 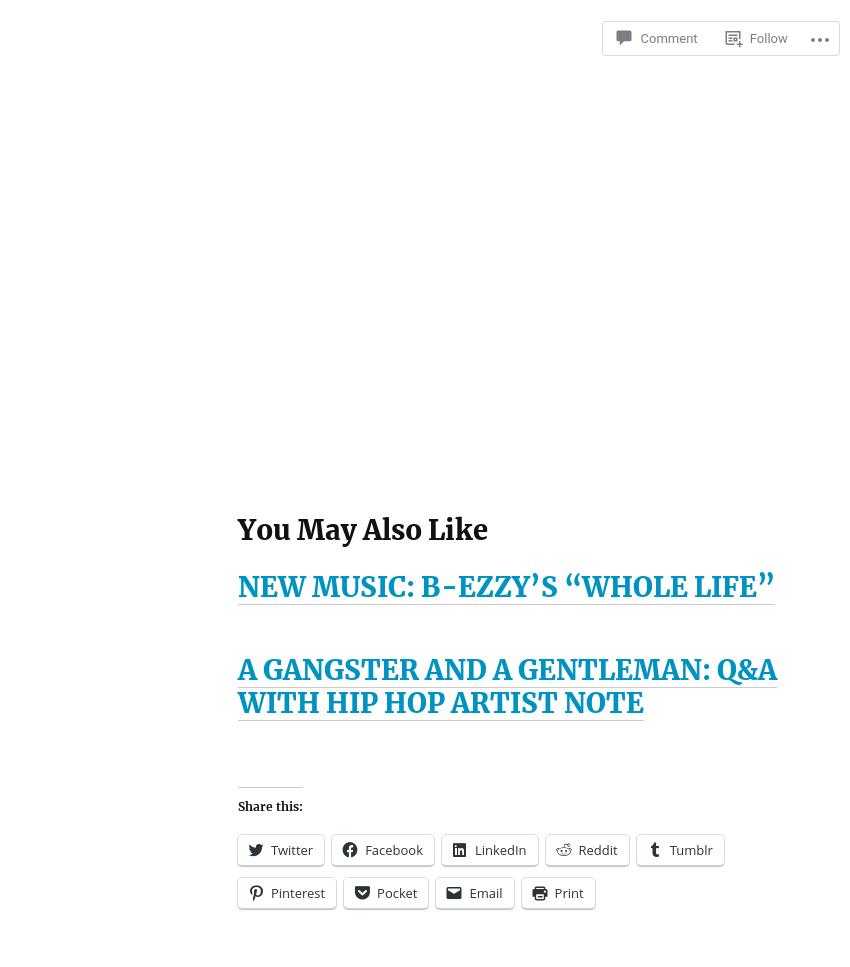 What do you see at coordinates (500, 849) in the screenshot?
I see `'LinkedIn'` at bounding box center [500, 849].